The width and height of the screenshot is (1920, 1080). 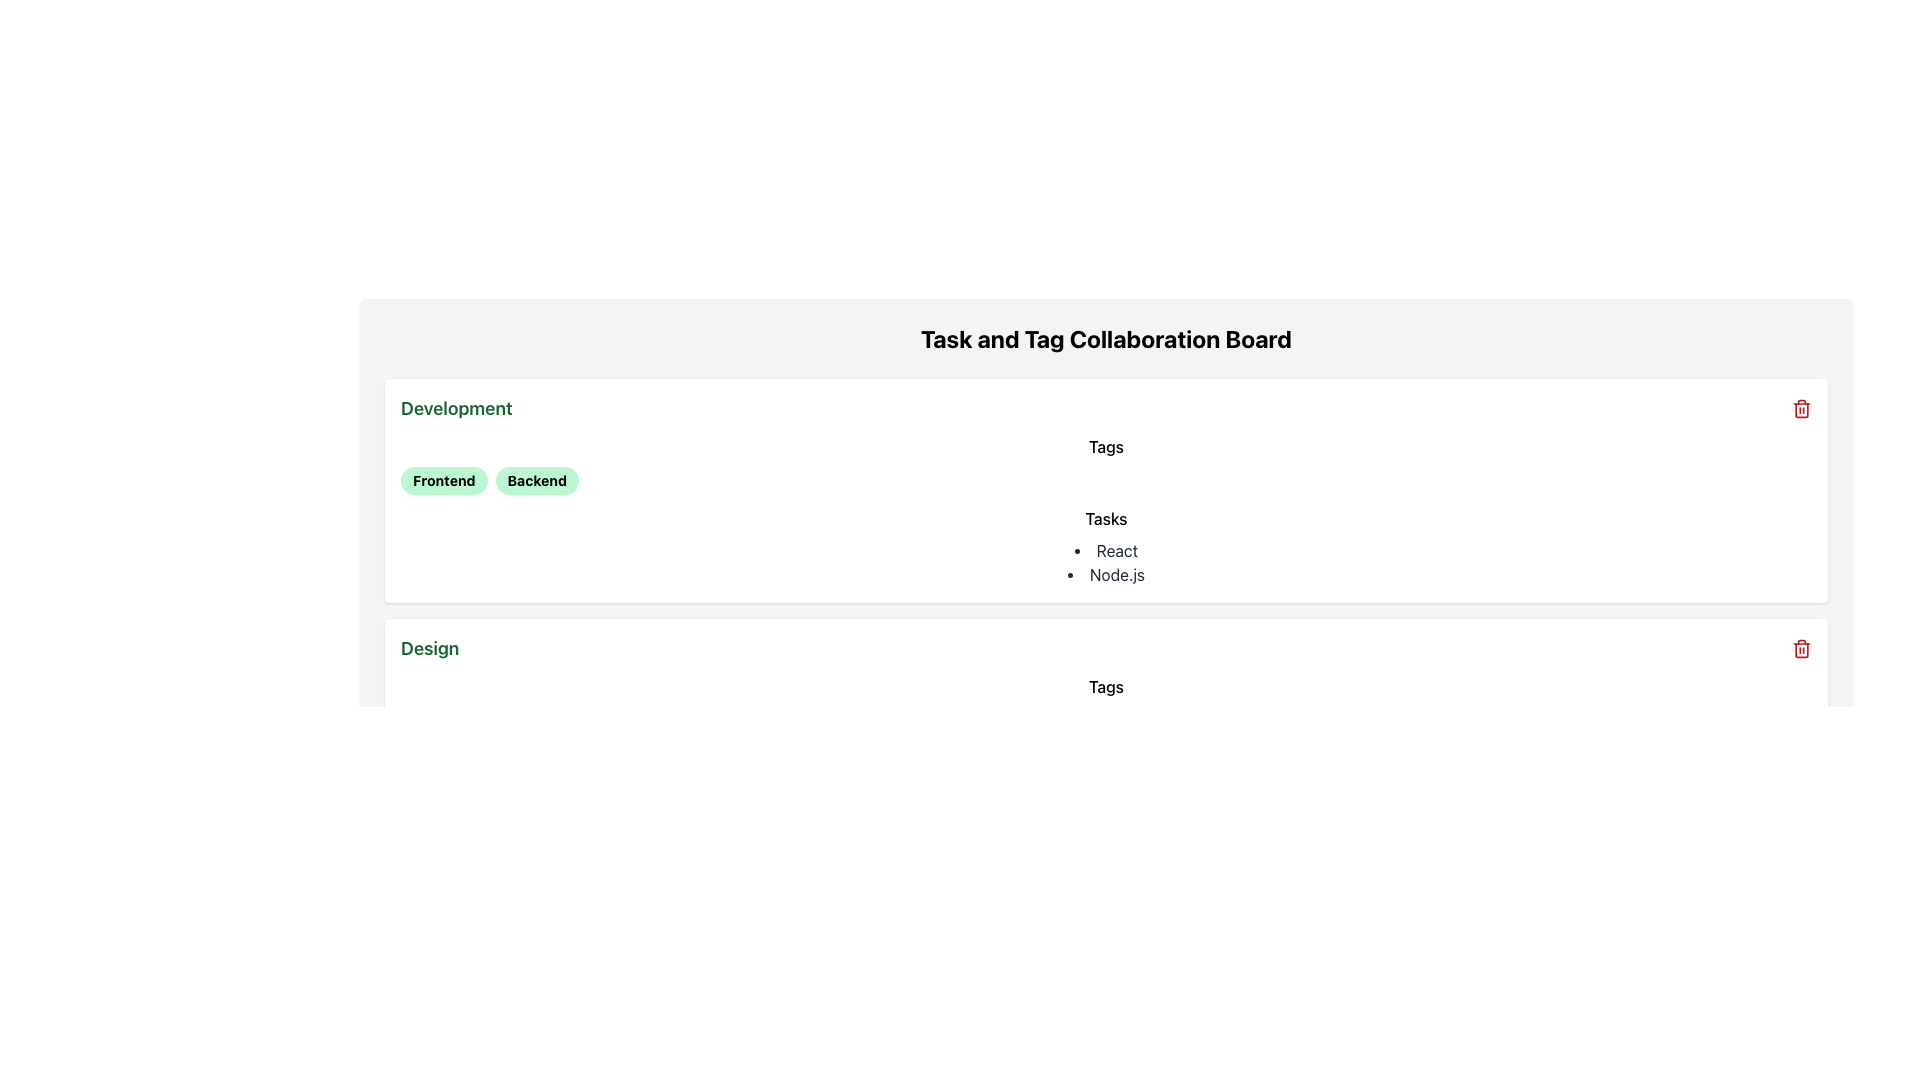 I want to click on the Bullet list containing task items 'React' and 'Node.js', which is located below the 'Tasks' header, so click(x=1105, y=563).